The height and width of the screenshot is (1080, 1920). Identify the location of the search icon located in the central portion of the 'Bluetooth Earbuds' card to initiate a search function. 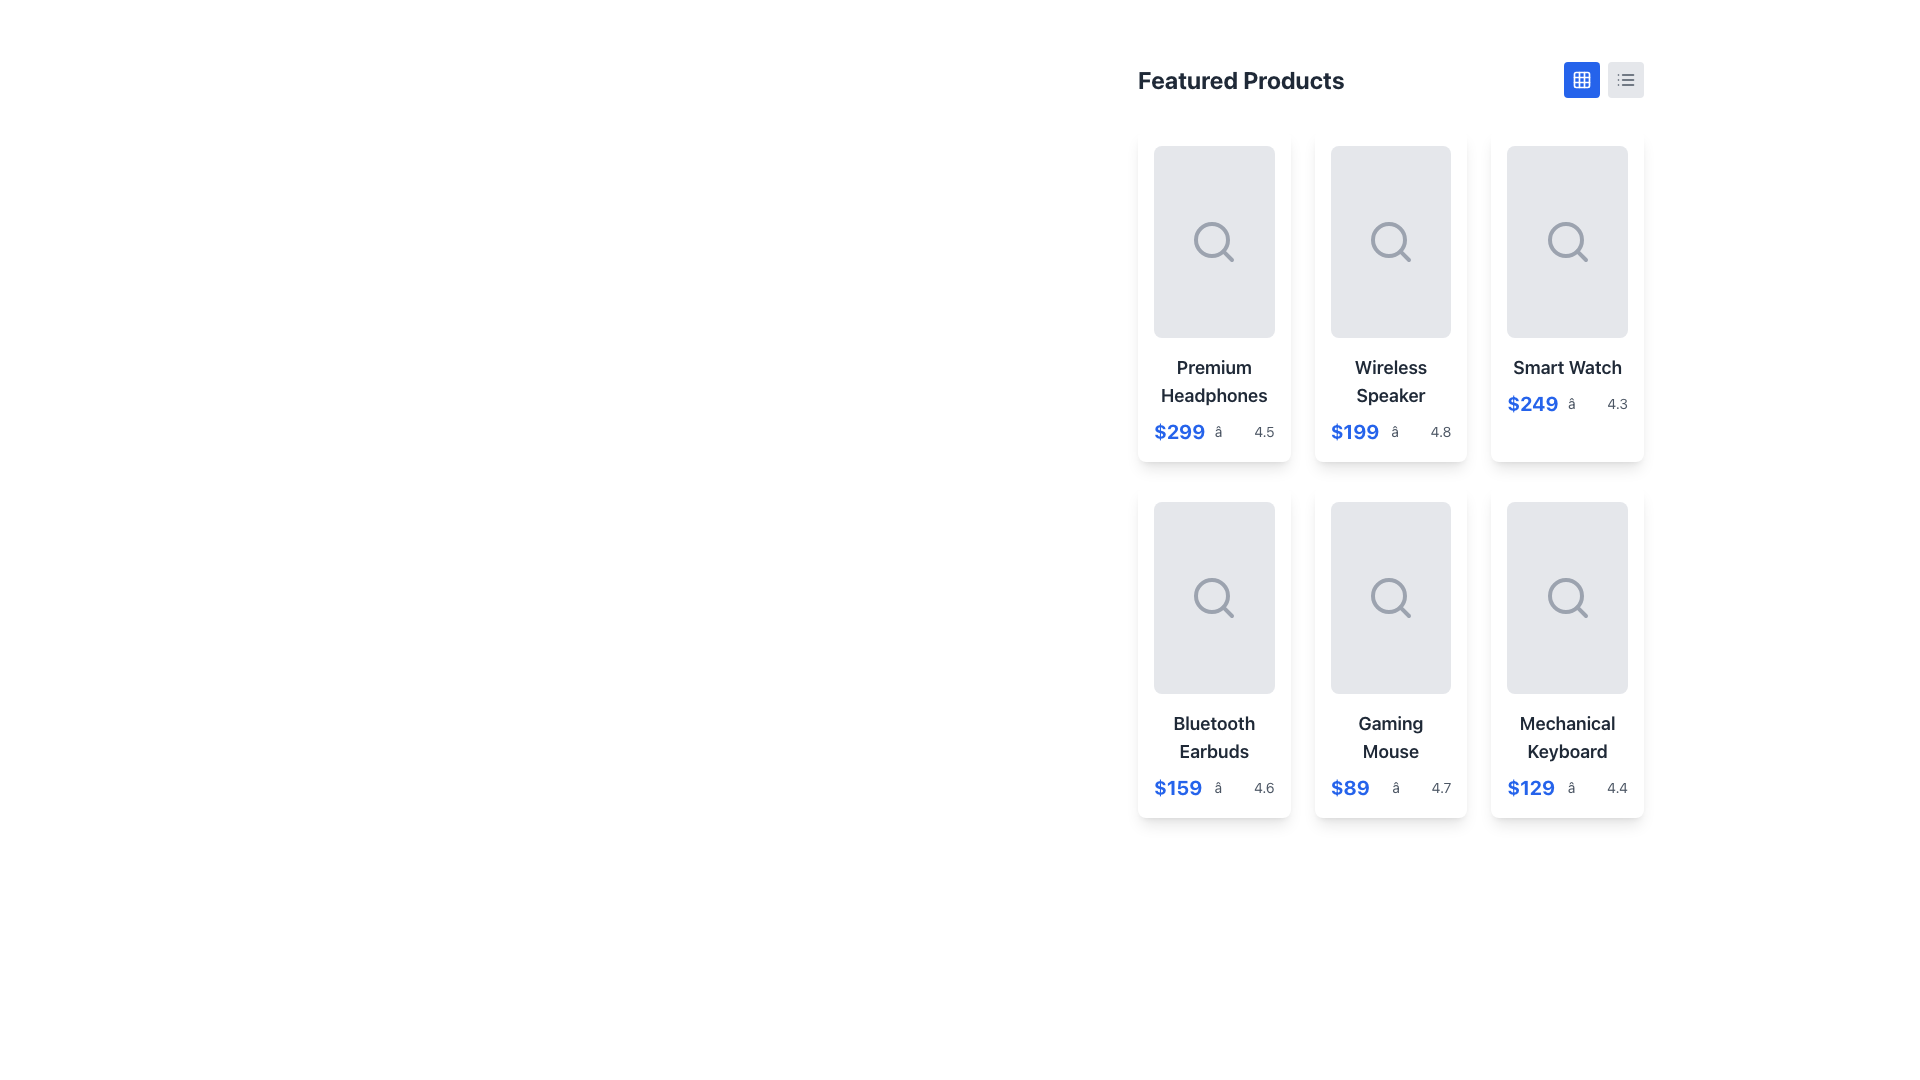
(1213, 596).